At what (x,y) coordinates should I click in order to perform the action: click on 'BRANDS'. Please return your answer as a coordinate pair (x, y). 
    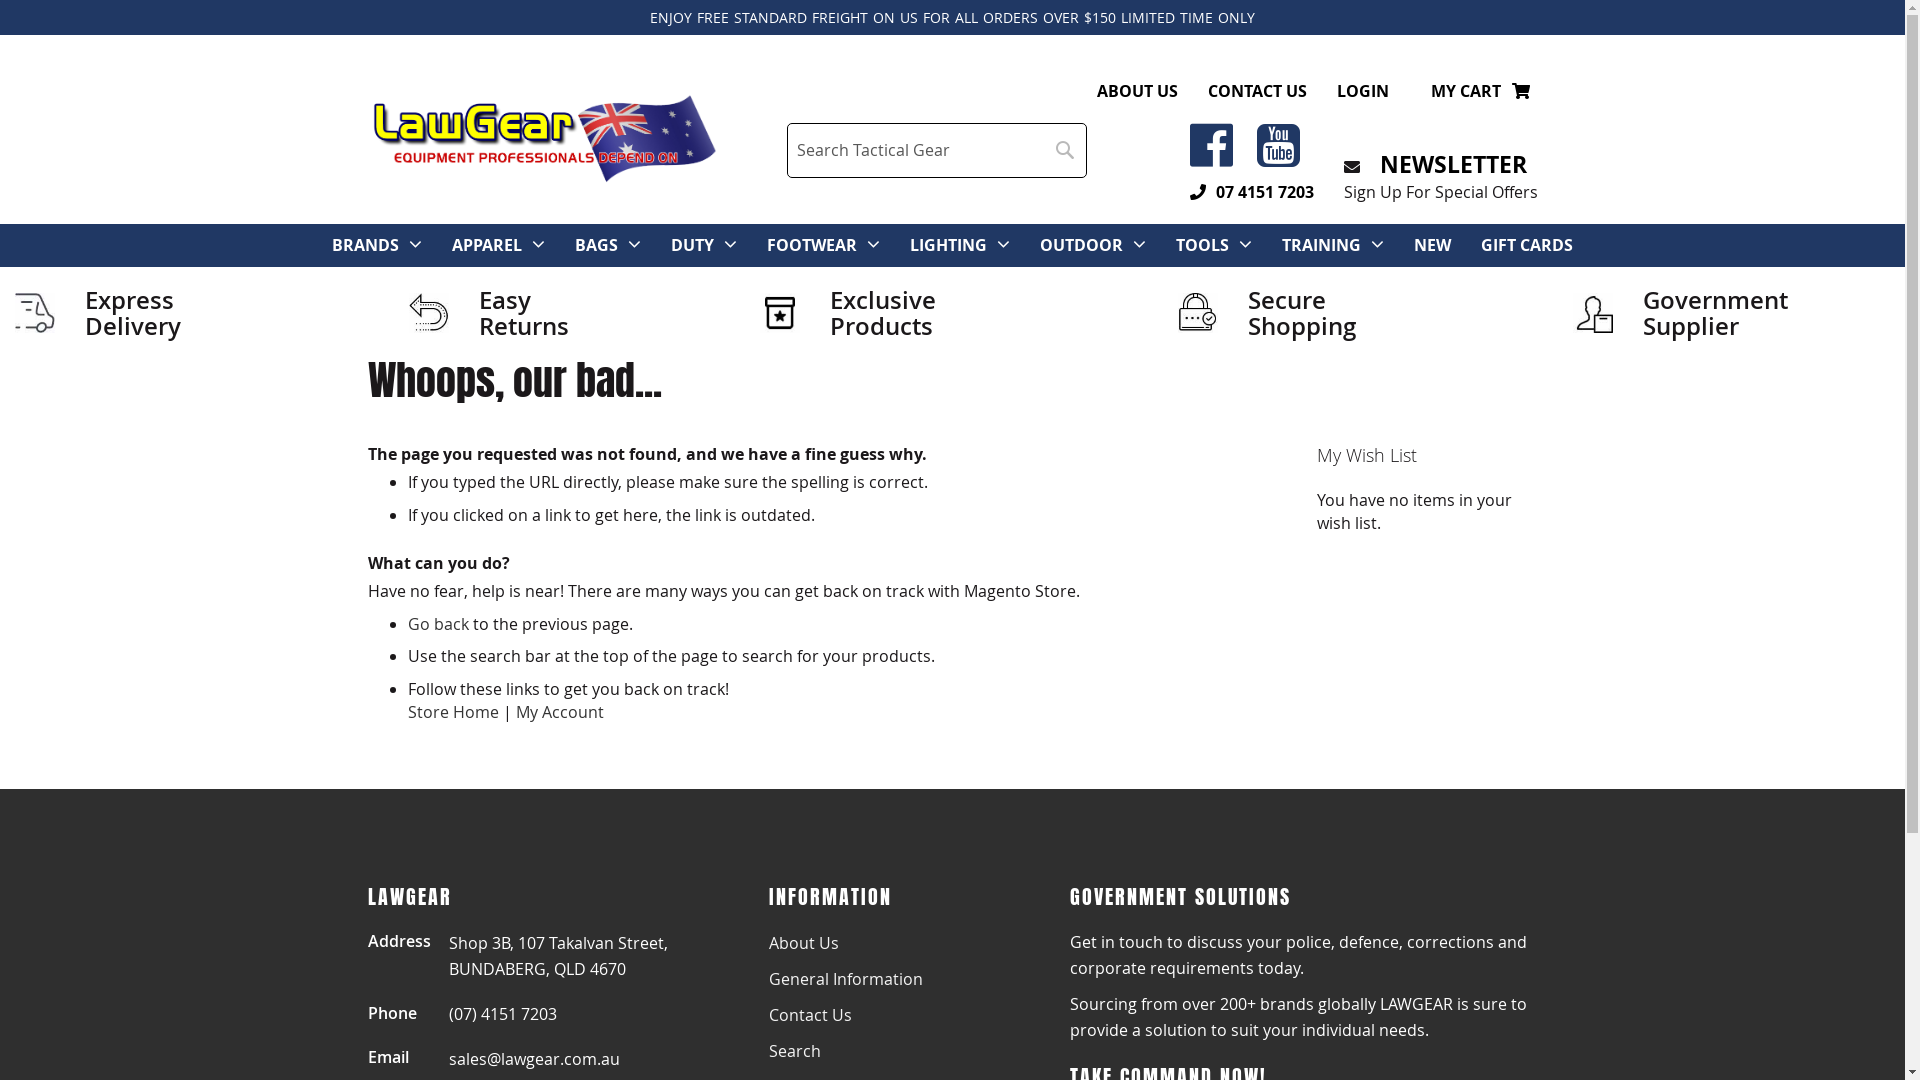
    Looking at the image, I should click on (365, 244).